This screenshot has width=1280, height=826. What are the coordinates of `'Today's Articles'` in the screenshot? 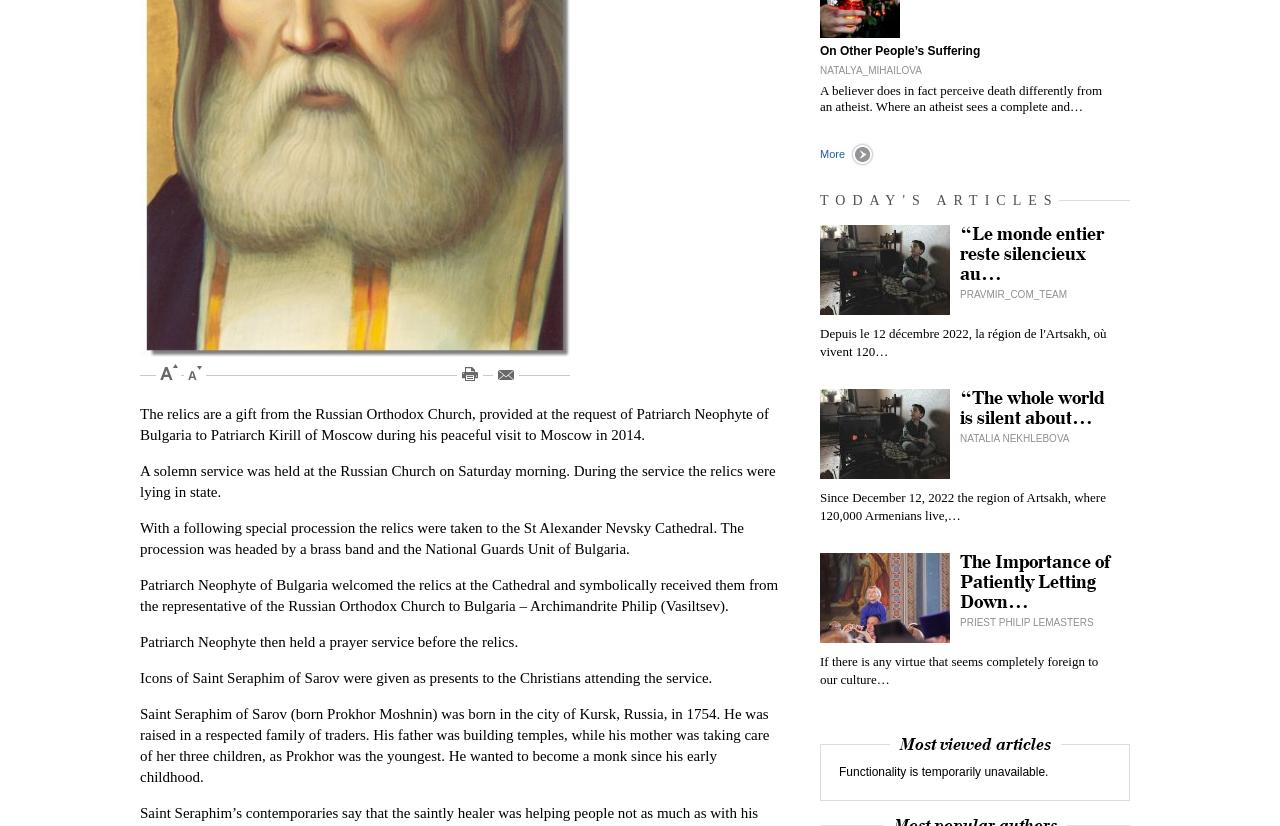 It's located at (819, 200).